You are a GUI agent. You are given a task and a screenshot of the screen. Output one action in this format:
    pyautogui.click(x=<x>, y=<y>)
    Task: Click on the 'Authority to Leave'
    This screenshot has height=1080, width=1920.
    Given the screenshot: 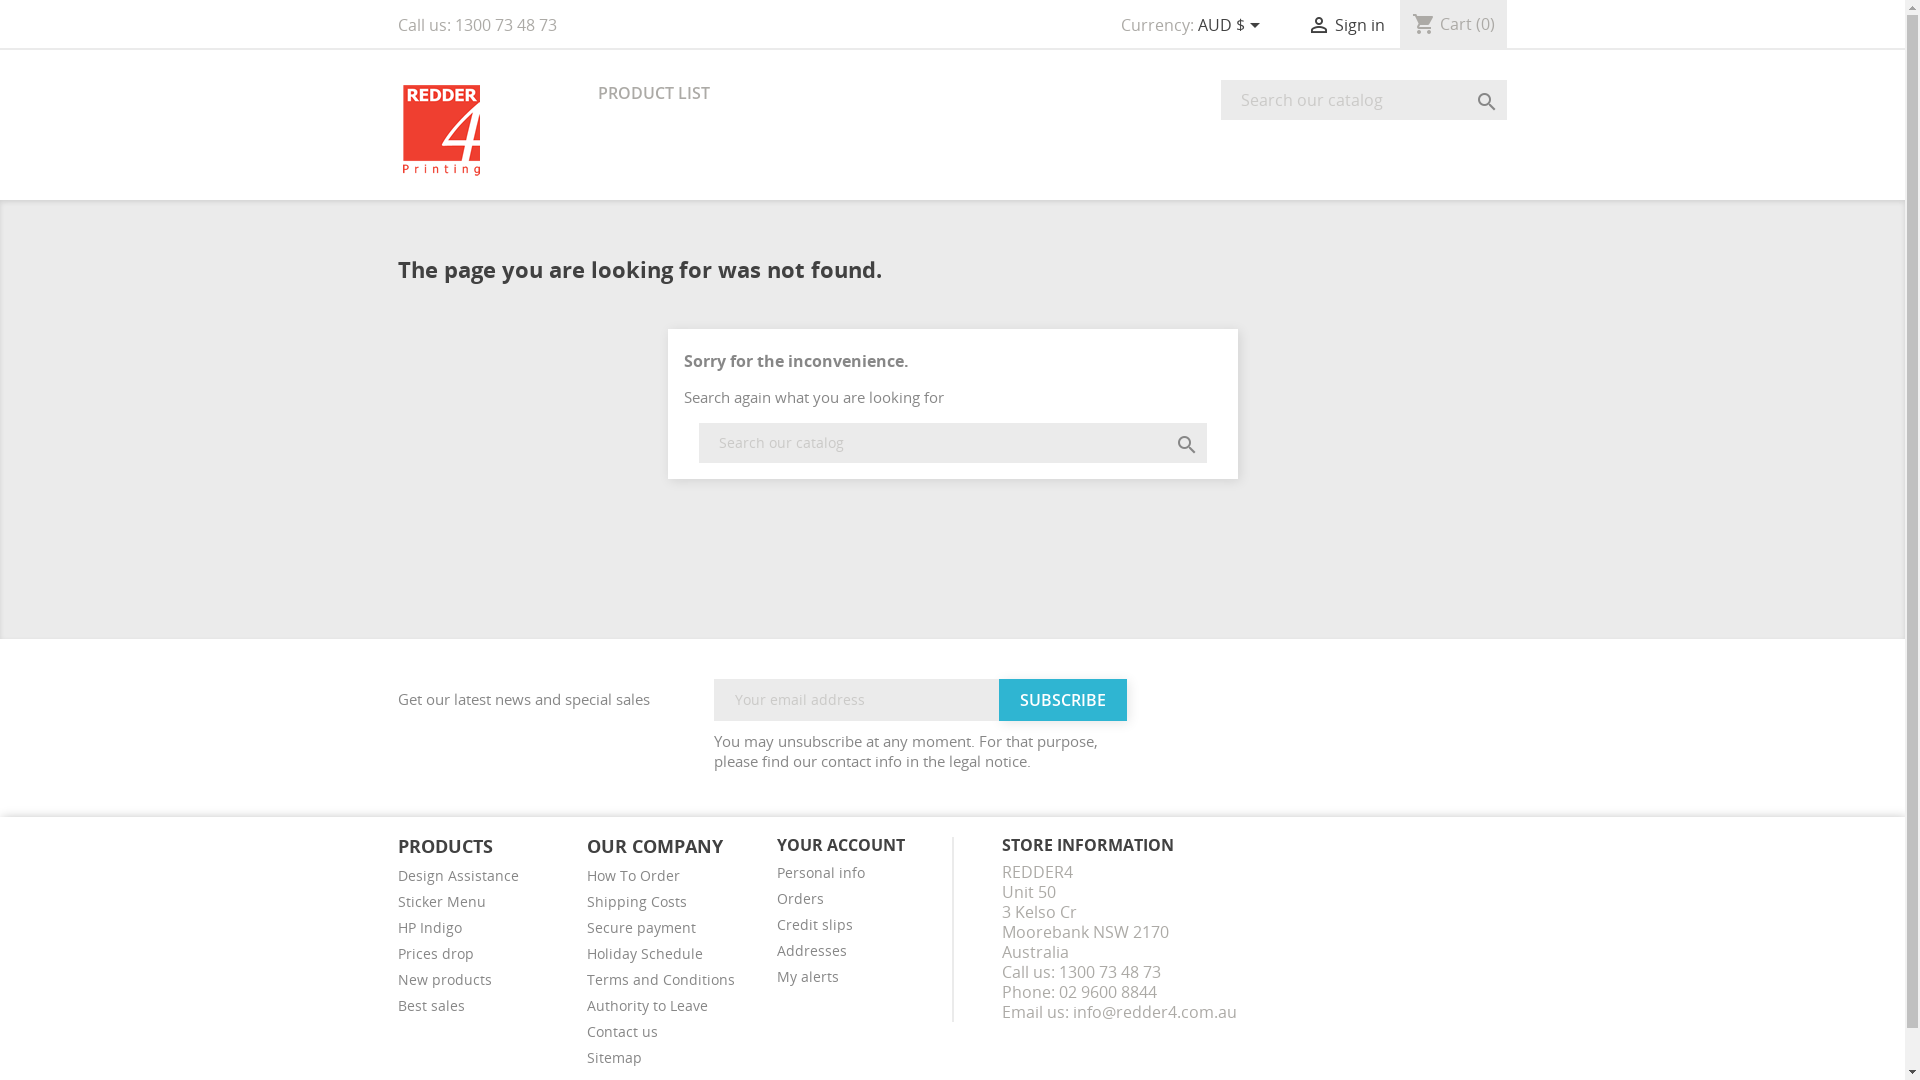 What is the action you would take?
    pyautogui.click(x=647, y=1005)
    